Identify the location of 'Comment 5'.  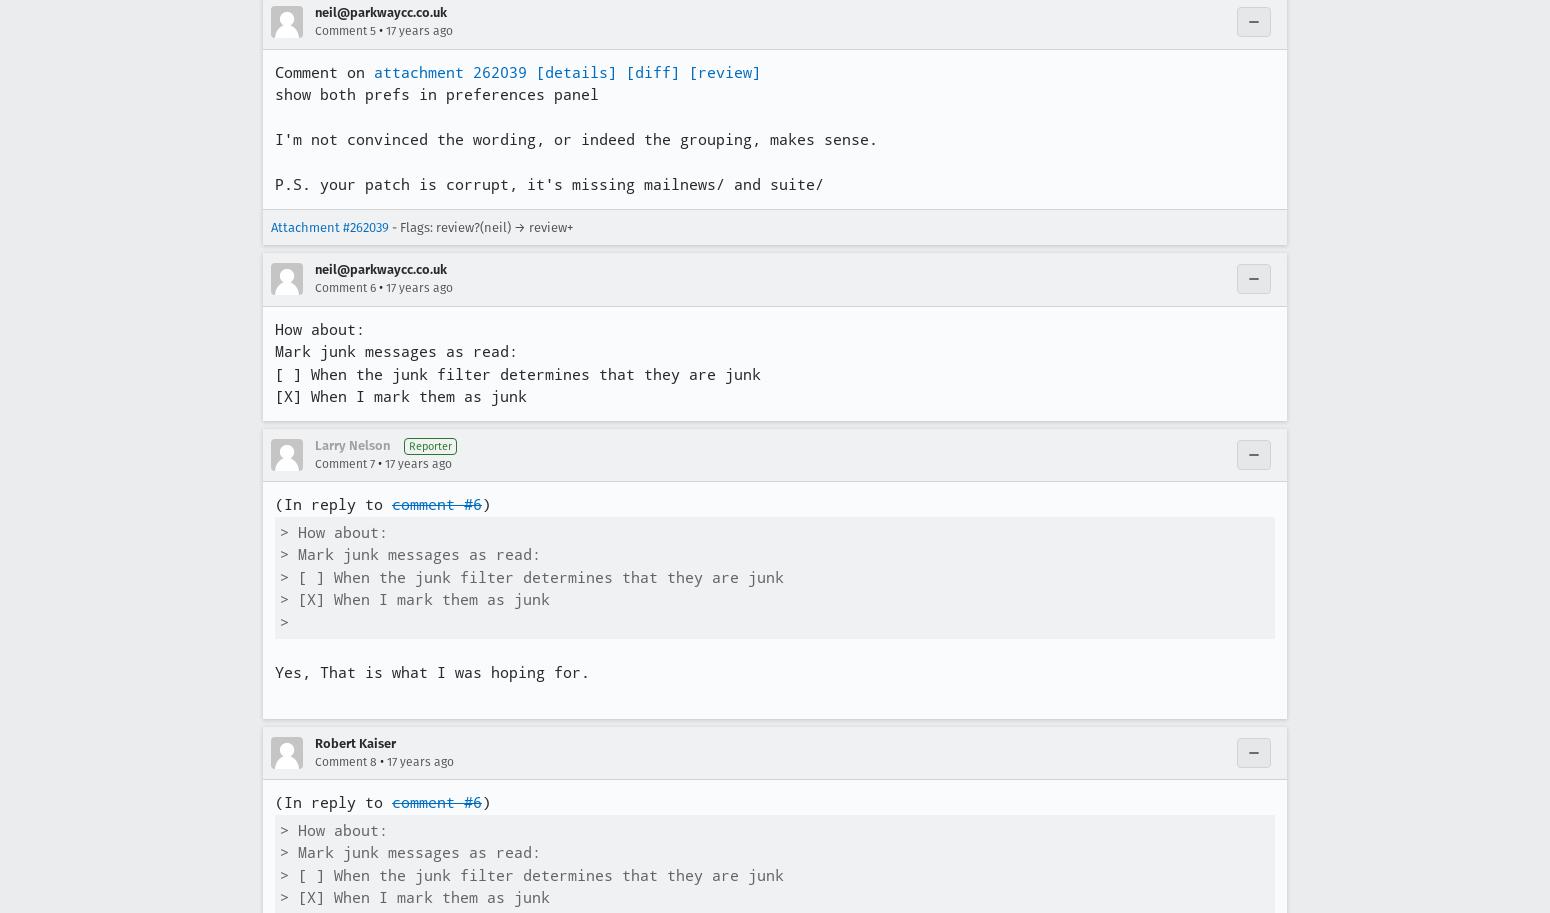
(344, 31).